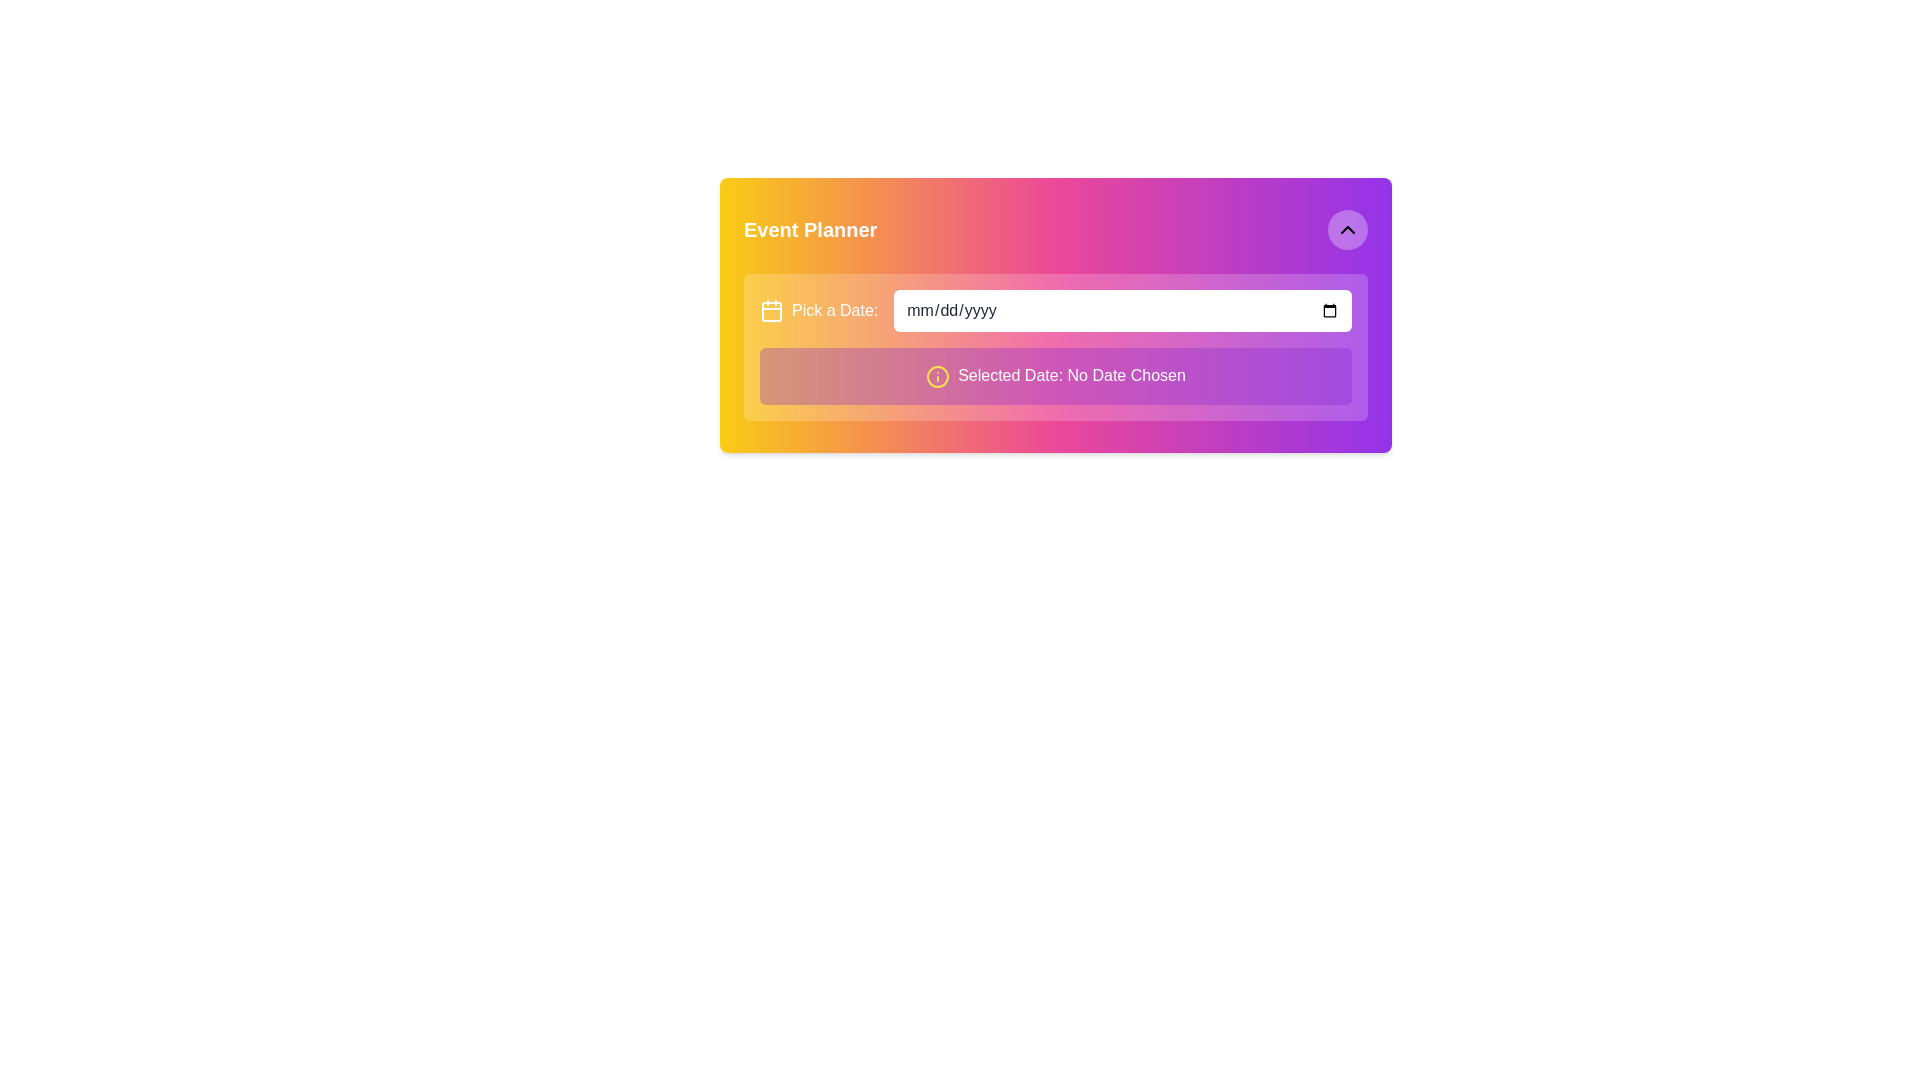 This screenshot has width=1920, height=1080. I want to click on the interactive button located at the top-right corner of the 'Event Planner' header section, so click(1348, 229).